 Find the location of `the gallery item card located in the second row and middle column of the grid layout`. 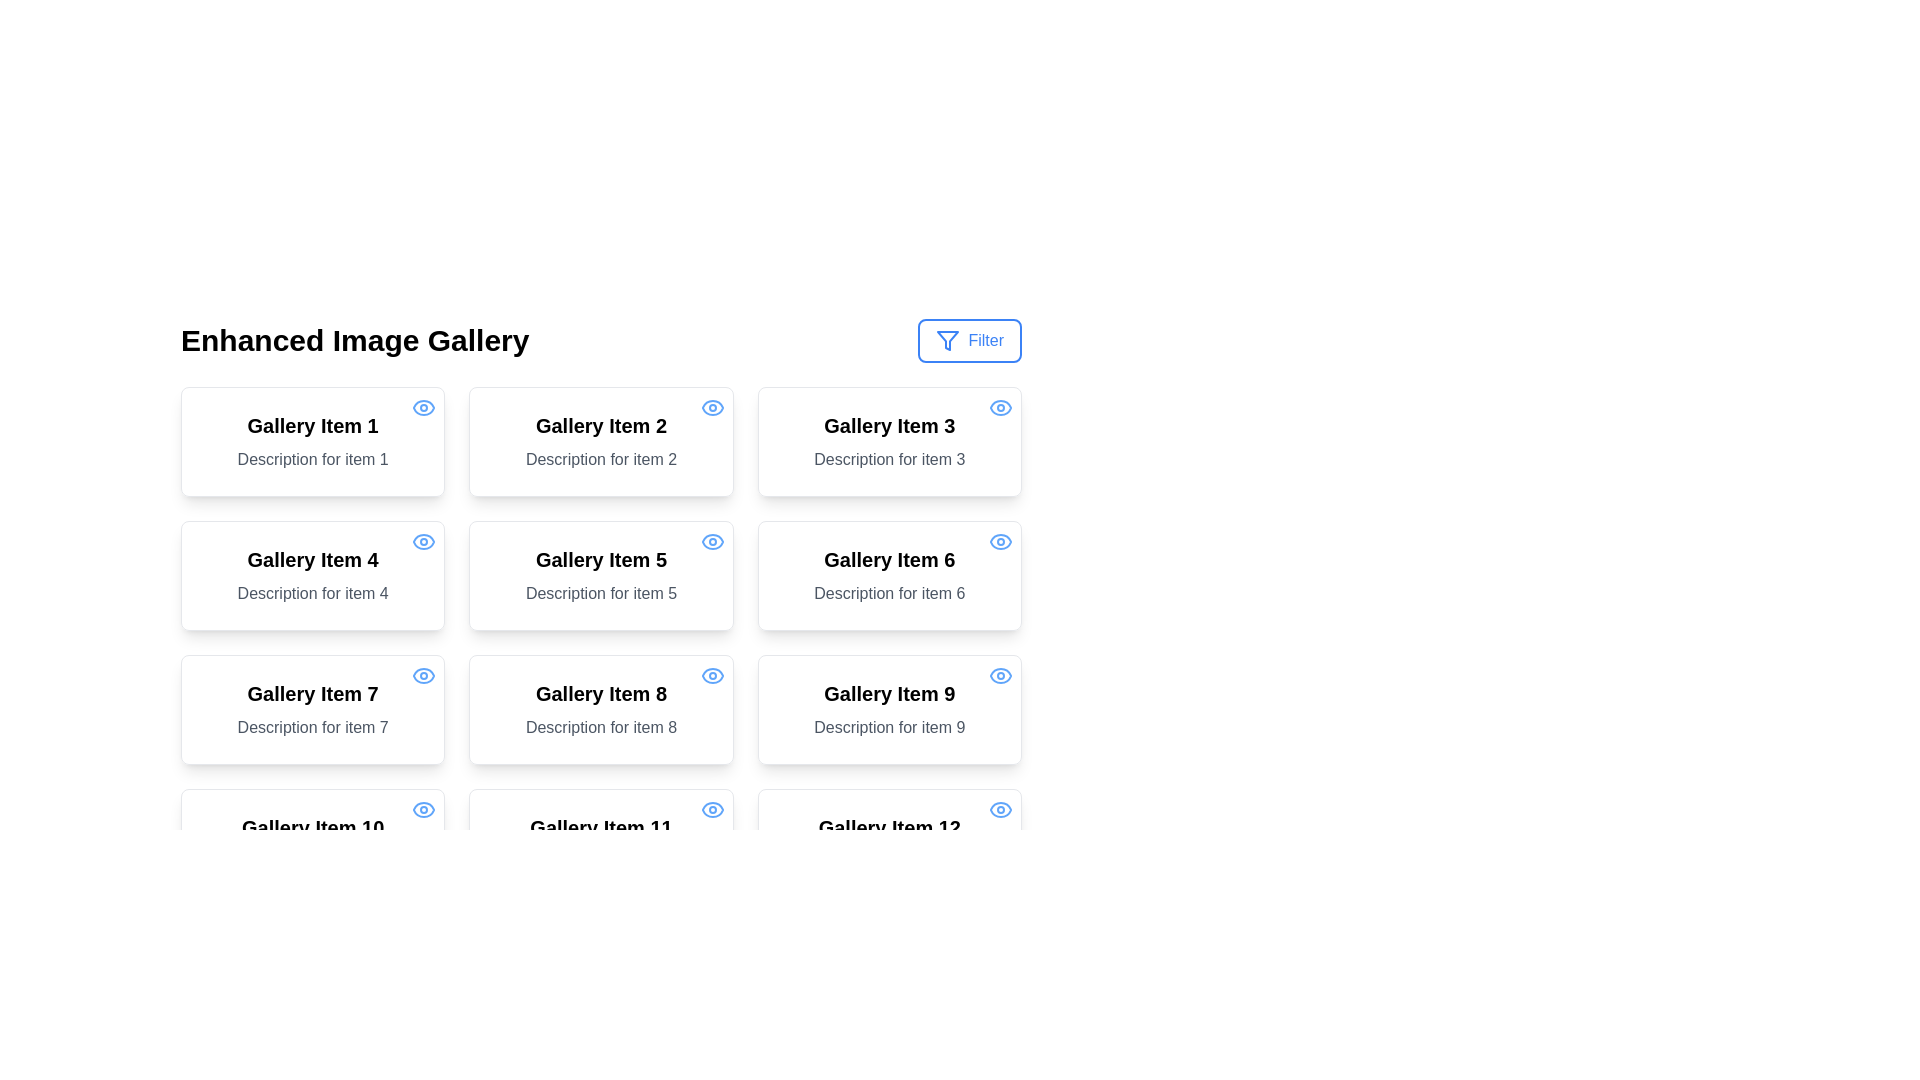

the gallery item card located in the second row and middle column of the grid layout is located at coordinates (600, 575).